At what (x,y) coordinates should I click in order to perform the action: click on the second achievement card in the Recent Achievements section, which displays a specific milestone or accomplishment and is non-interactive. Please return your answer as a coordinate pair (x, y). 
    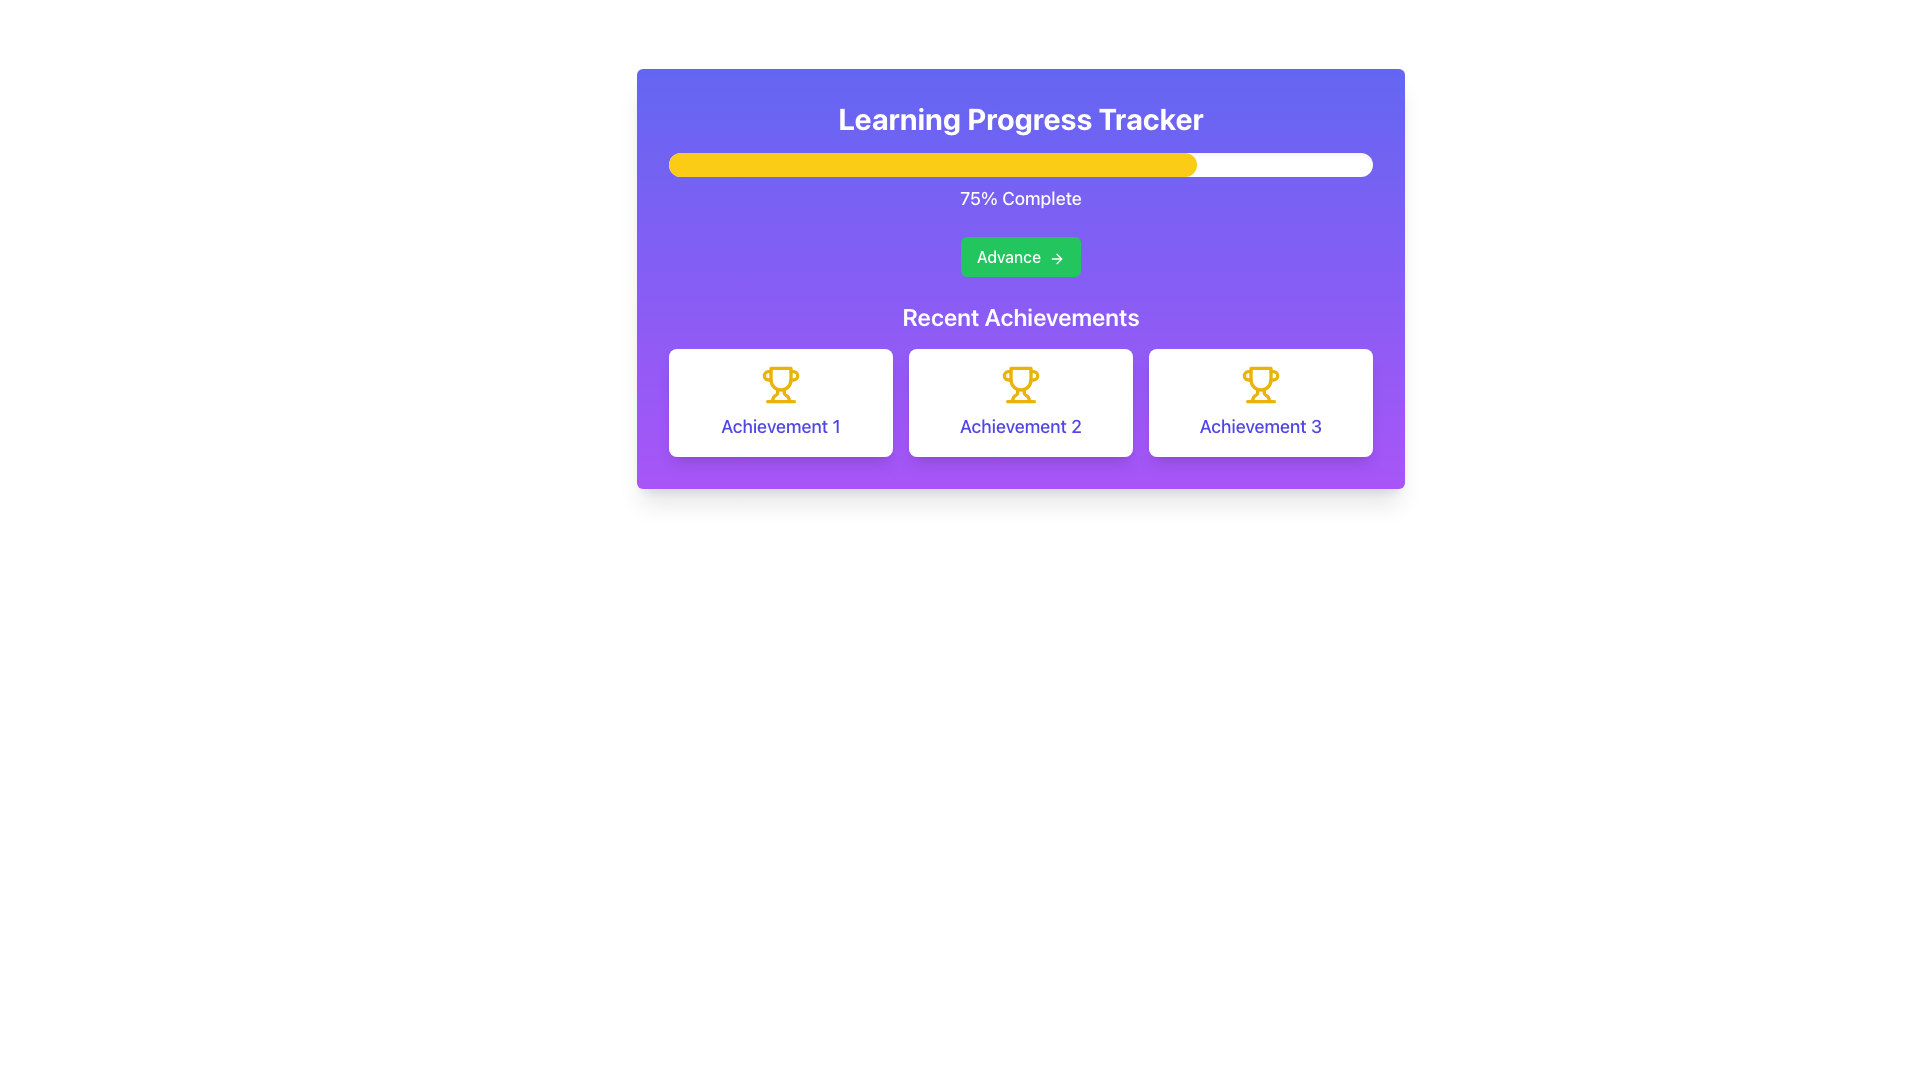
    Looking at the image, I should click on (1021, 402).